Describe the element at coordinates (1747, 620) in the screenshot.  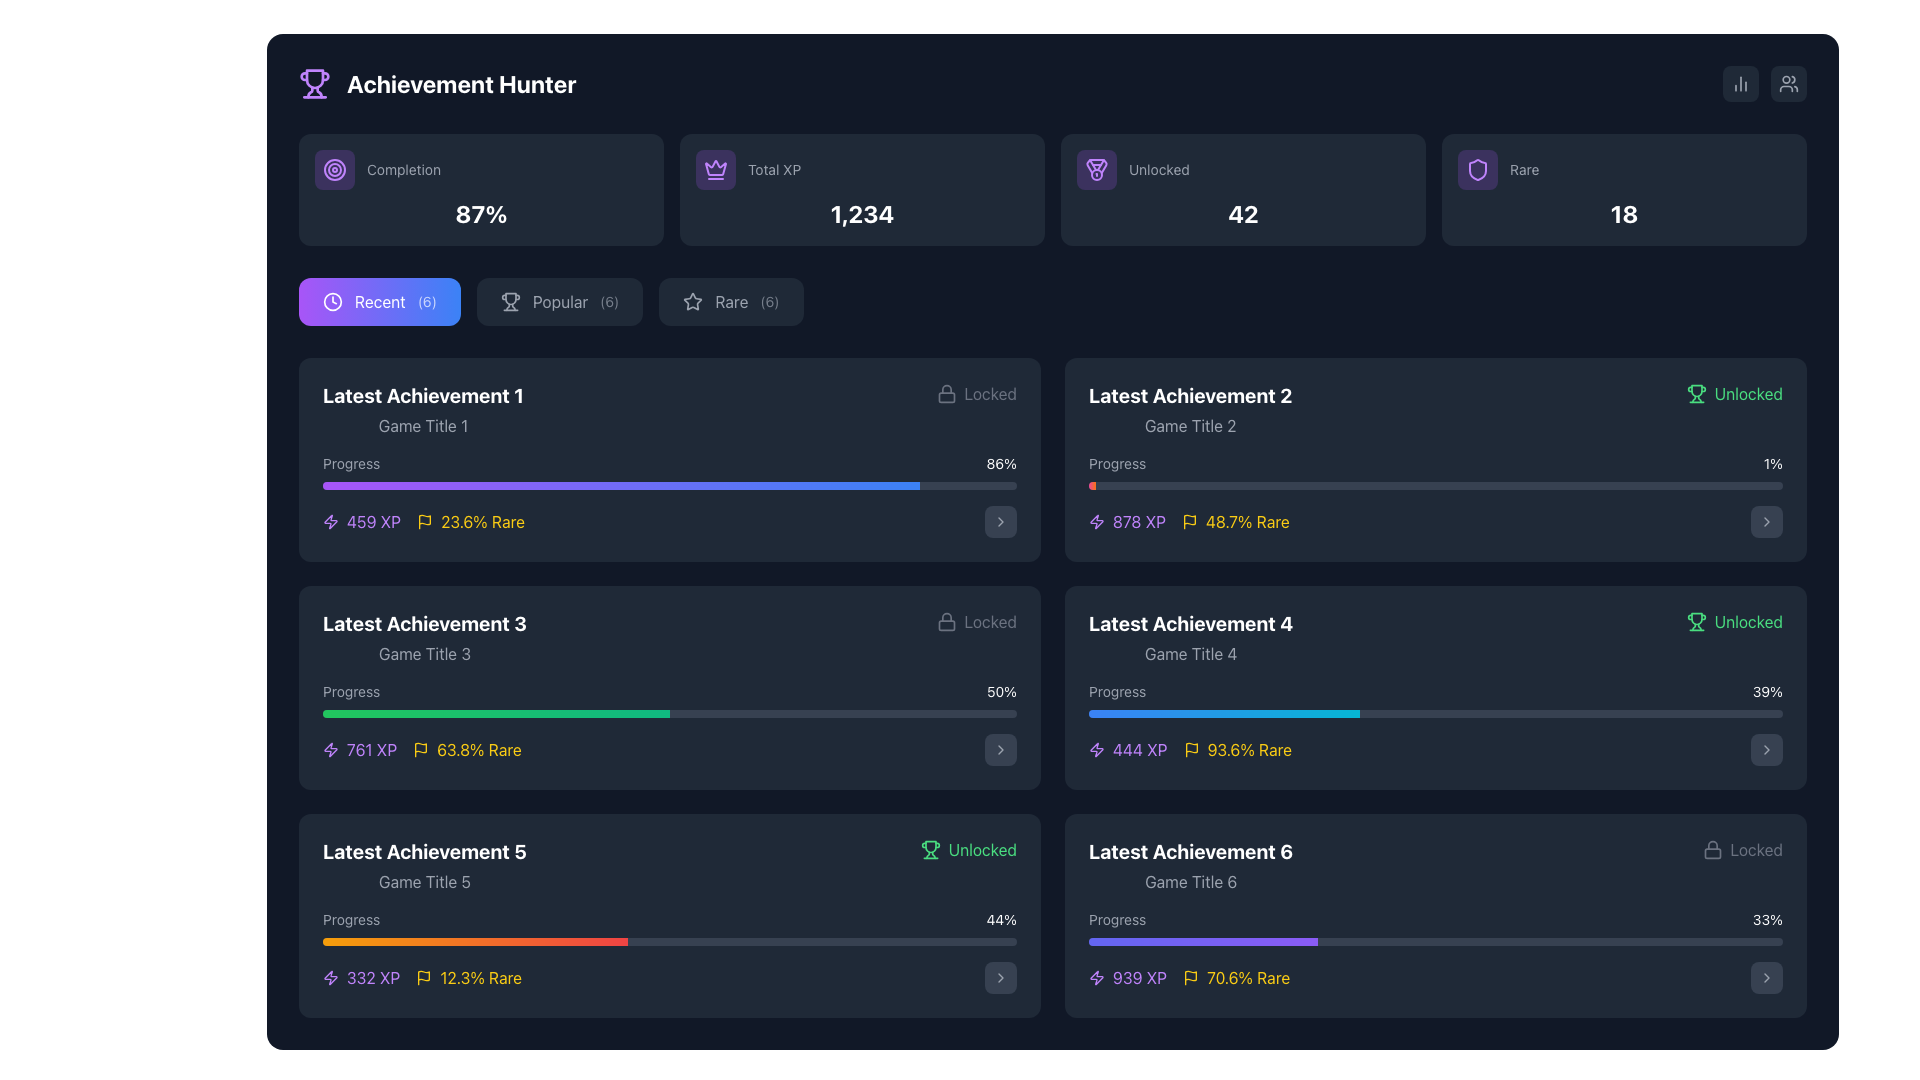
I see `the static text label 'Unlocked', which indicates the status of the achievement in the lower right card associated with 'Latest Achievement 4'` at that location.